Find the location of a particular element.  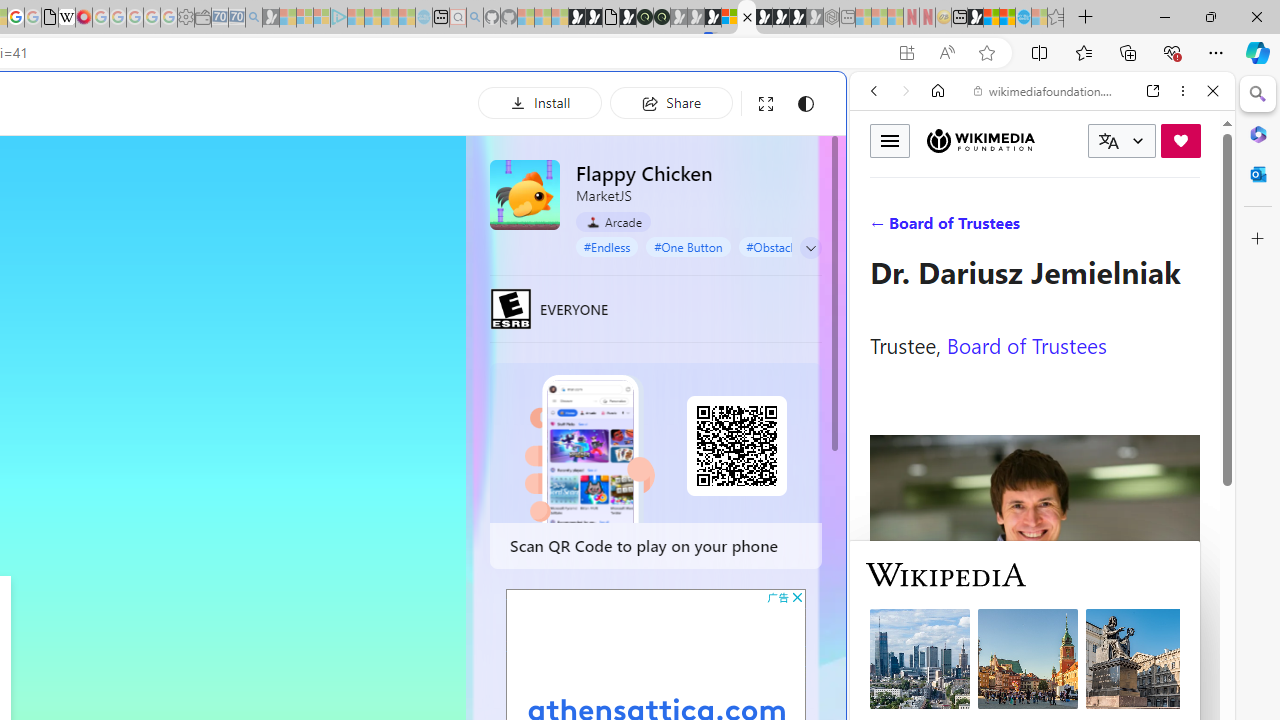

'Search Filter, VIDEOS' is located at coordinates (1006, 227).